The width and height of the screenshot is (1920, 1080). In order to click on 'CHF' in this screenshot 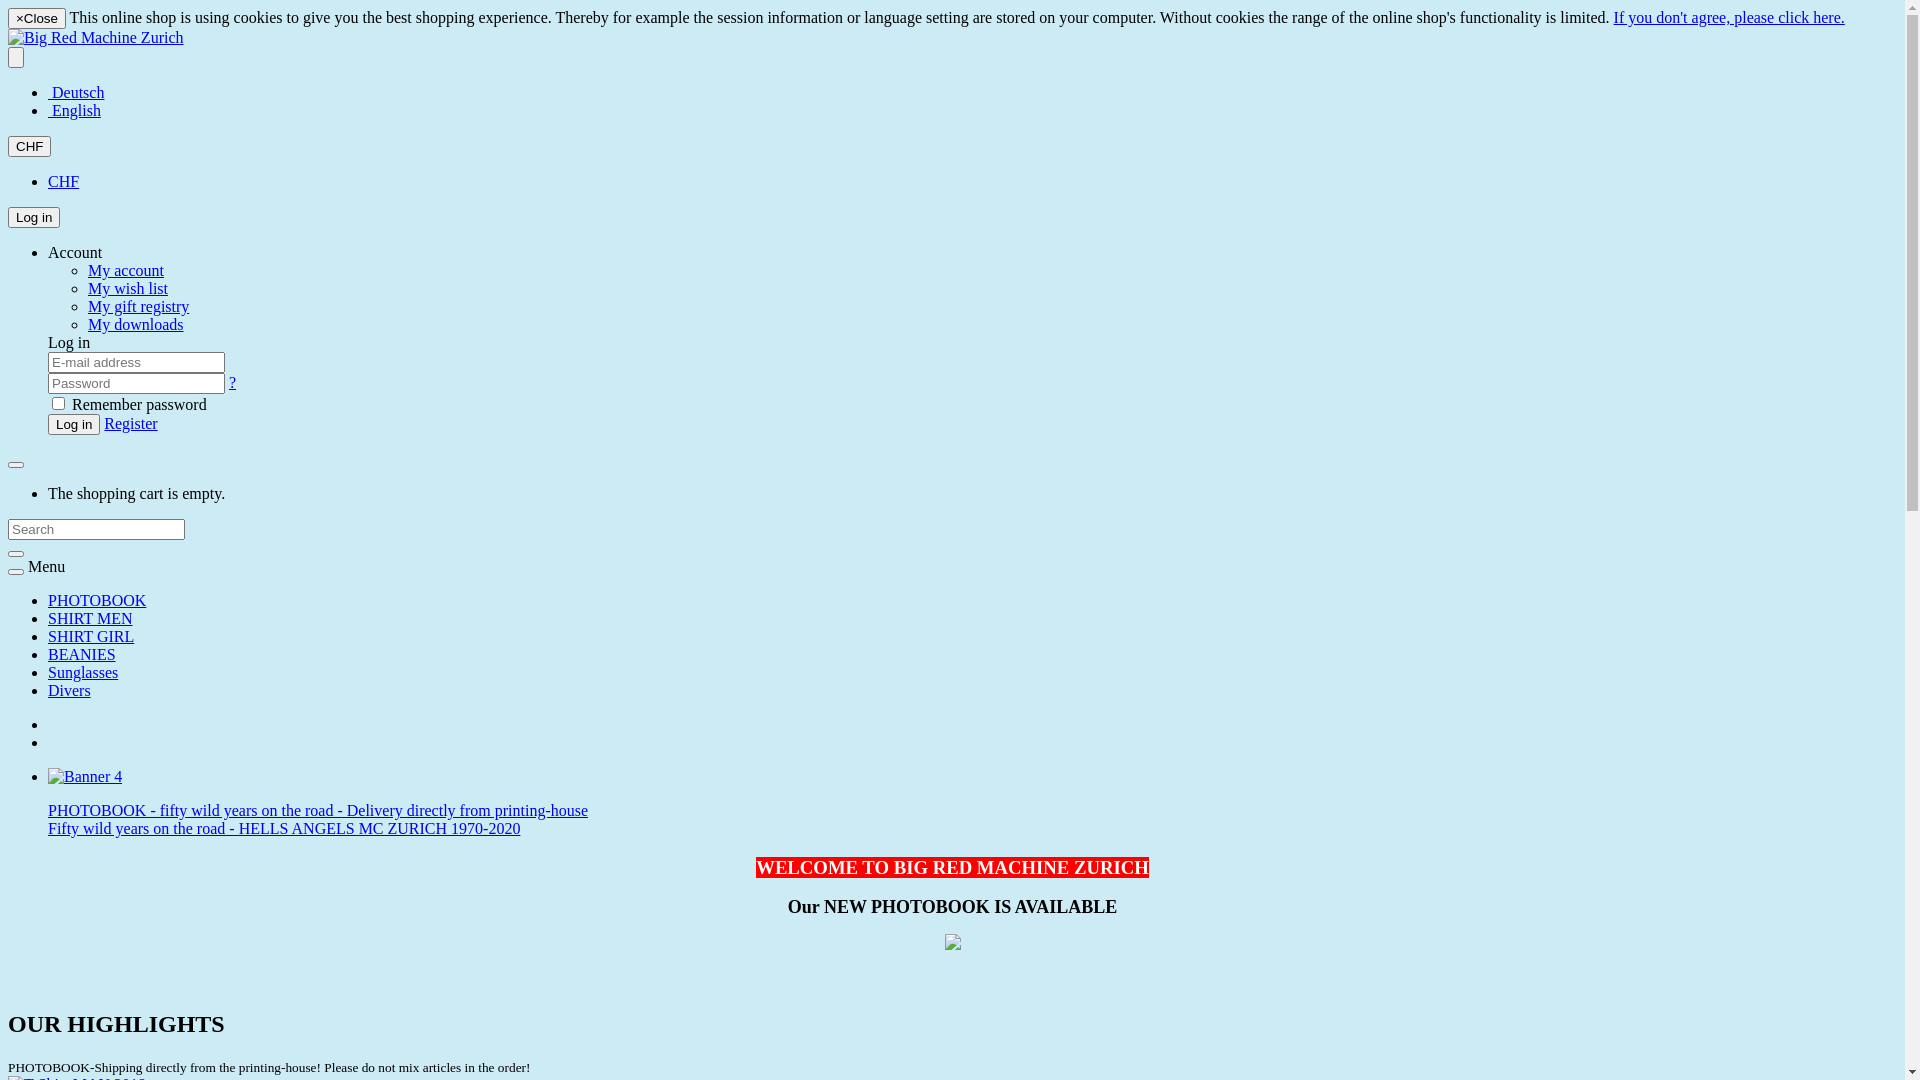, I will do `click(63, 181)`.